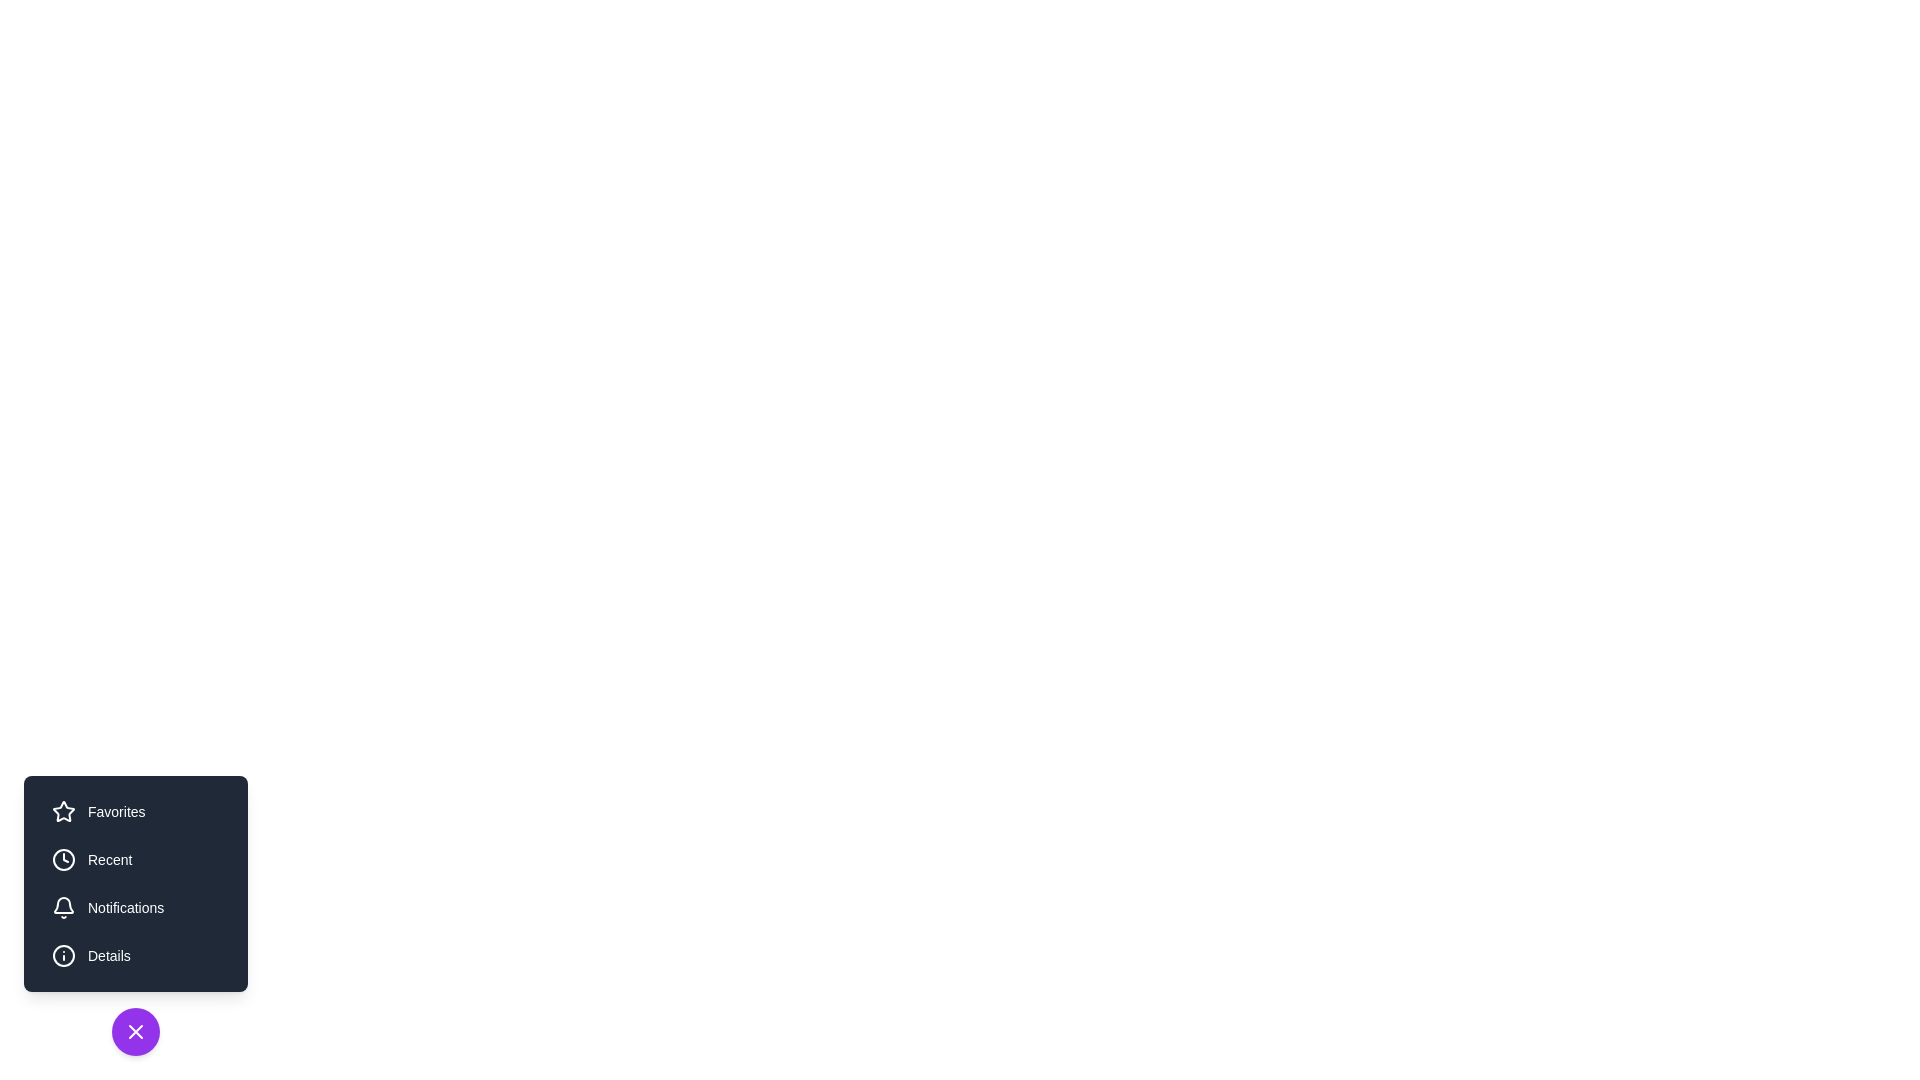 This screenshot has height=1080, width=1920. I want to click on the Details button to trigger its action, so click(134, 955).